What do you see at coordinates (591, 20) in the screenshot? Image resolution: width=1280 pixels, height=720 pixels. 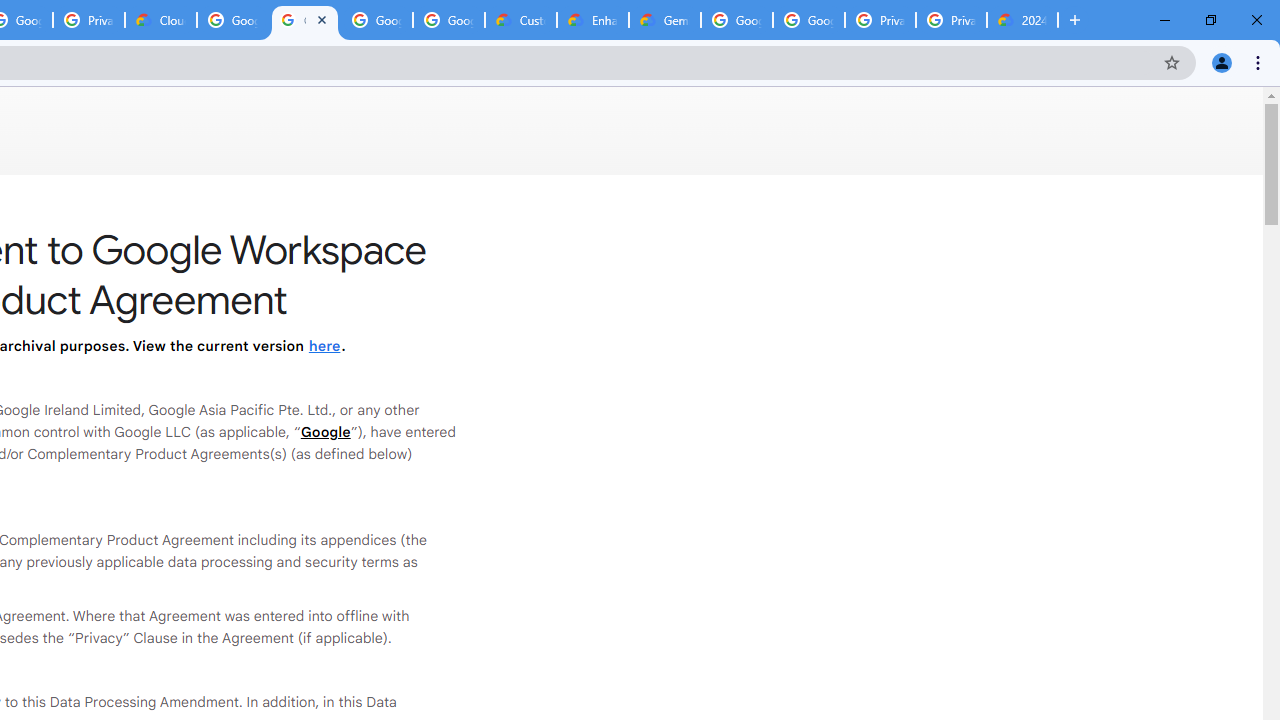 I see `'Enhanced Support | Google Cloud'` at bounding box center [591, 20].